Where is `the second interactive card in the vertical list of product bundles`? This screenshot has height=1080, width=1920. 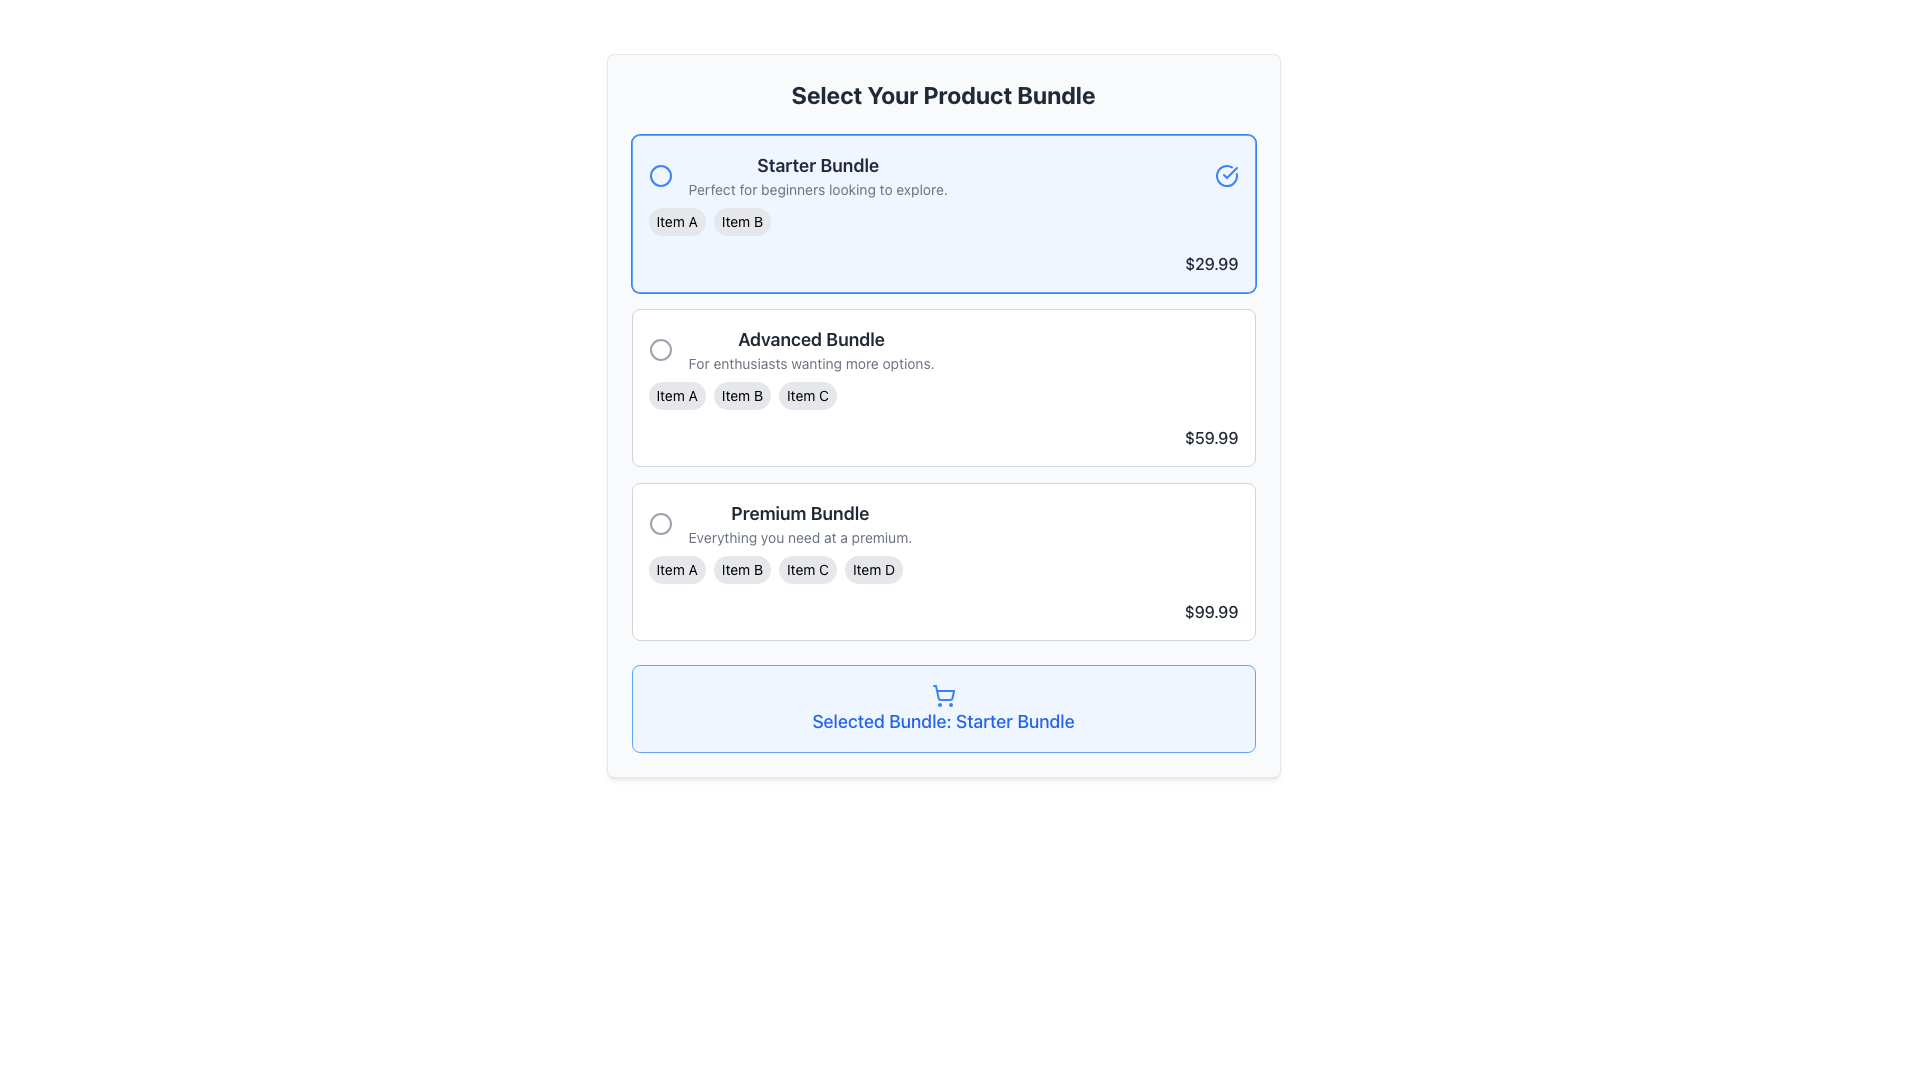 the second interactive card in the vertical list of product bundles is located at coordinates (942, 388).